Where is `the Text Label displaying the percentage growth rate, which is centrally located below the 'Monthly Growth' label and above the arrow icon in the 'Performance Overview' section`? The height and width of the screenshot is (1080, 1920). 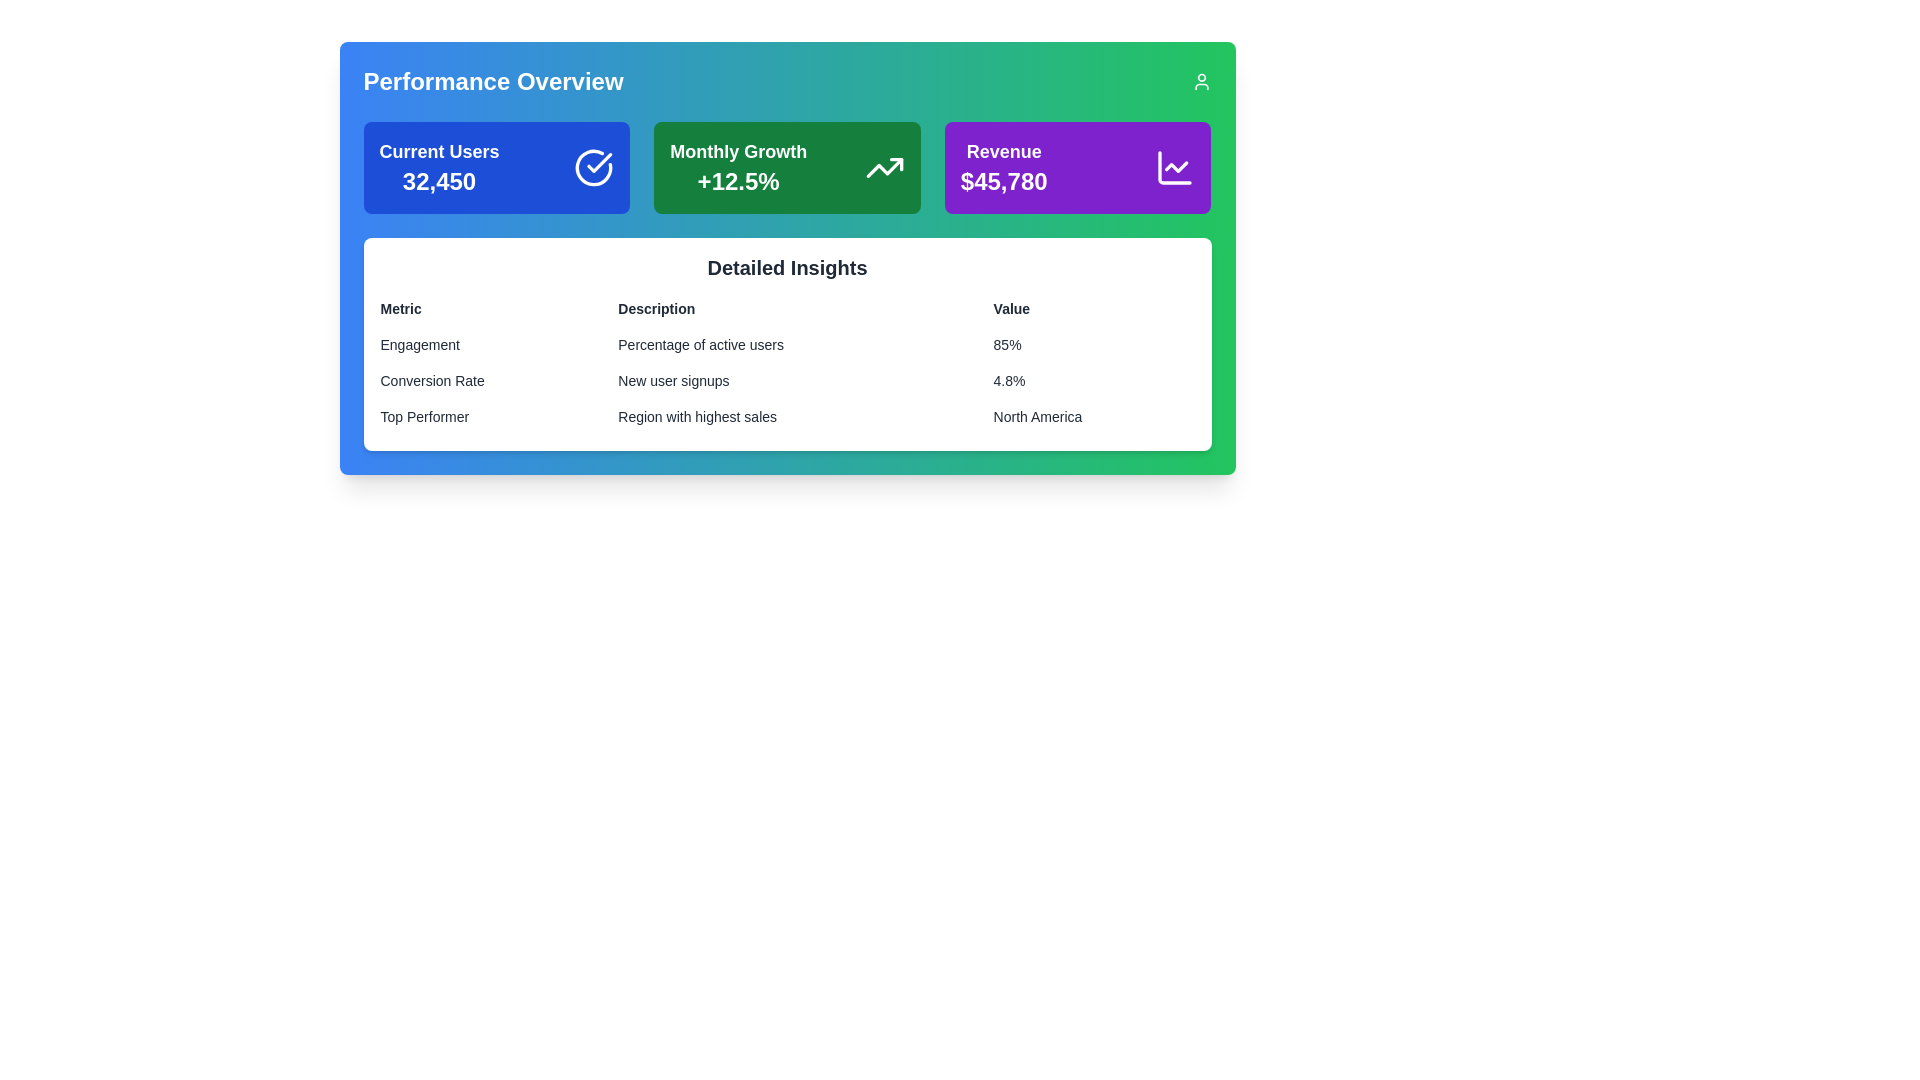
the Text Label displaying the percentage growth rate, which is centrally located below the 'Monthly Growth' label and above the arrow icon in the 'Performance Overview' section is located at coordinates (737, 181).